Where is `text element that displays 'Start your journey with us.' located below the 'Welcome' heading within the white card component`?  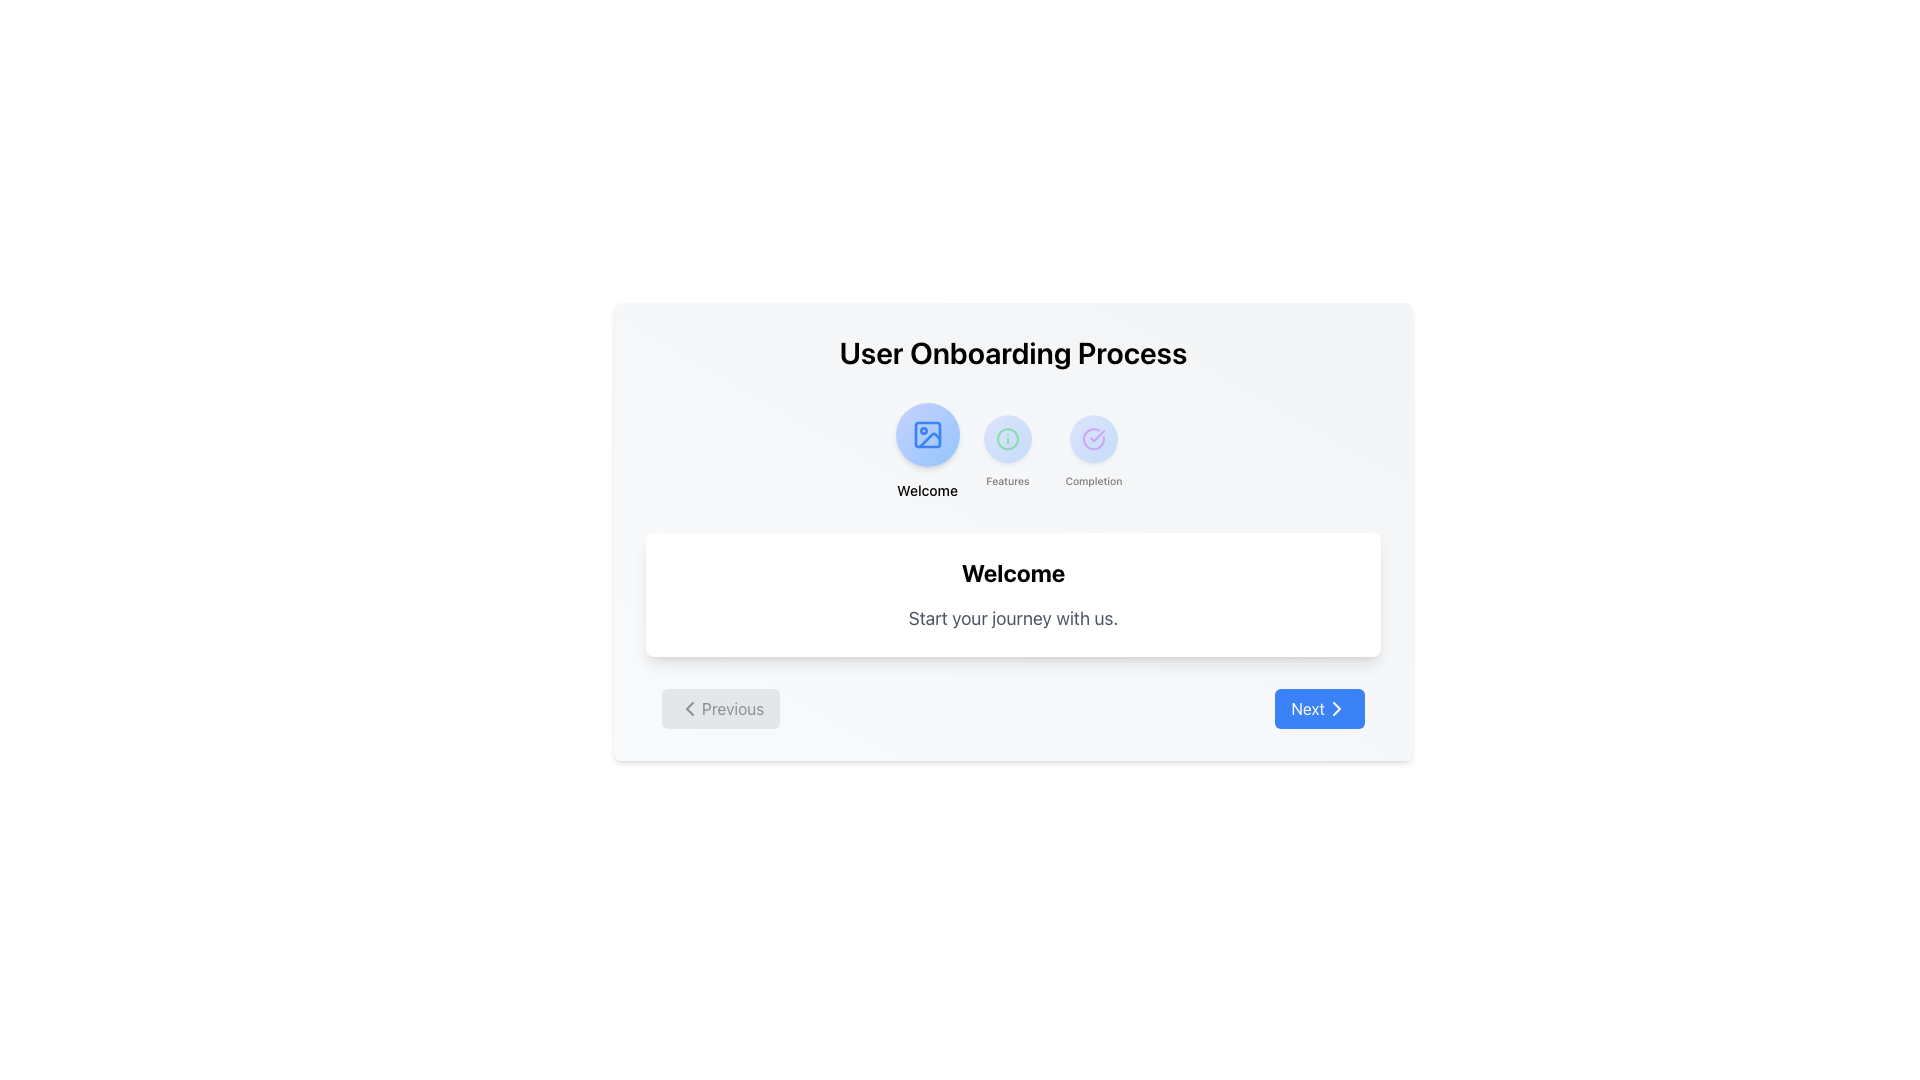
text element that displays 'Start your journey with us.' located below the 'Welcome' heading within the white card component is located at coordinates (1013, 617).